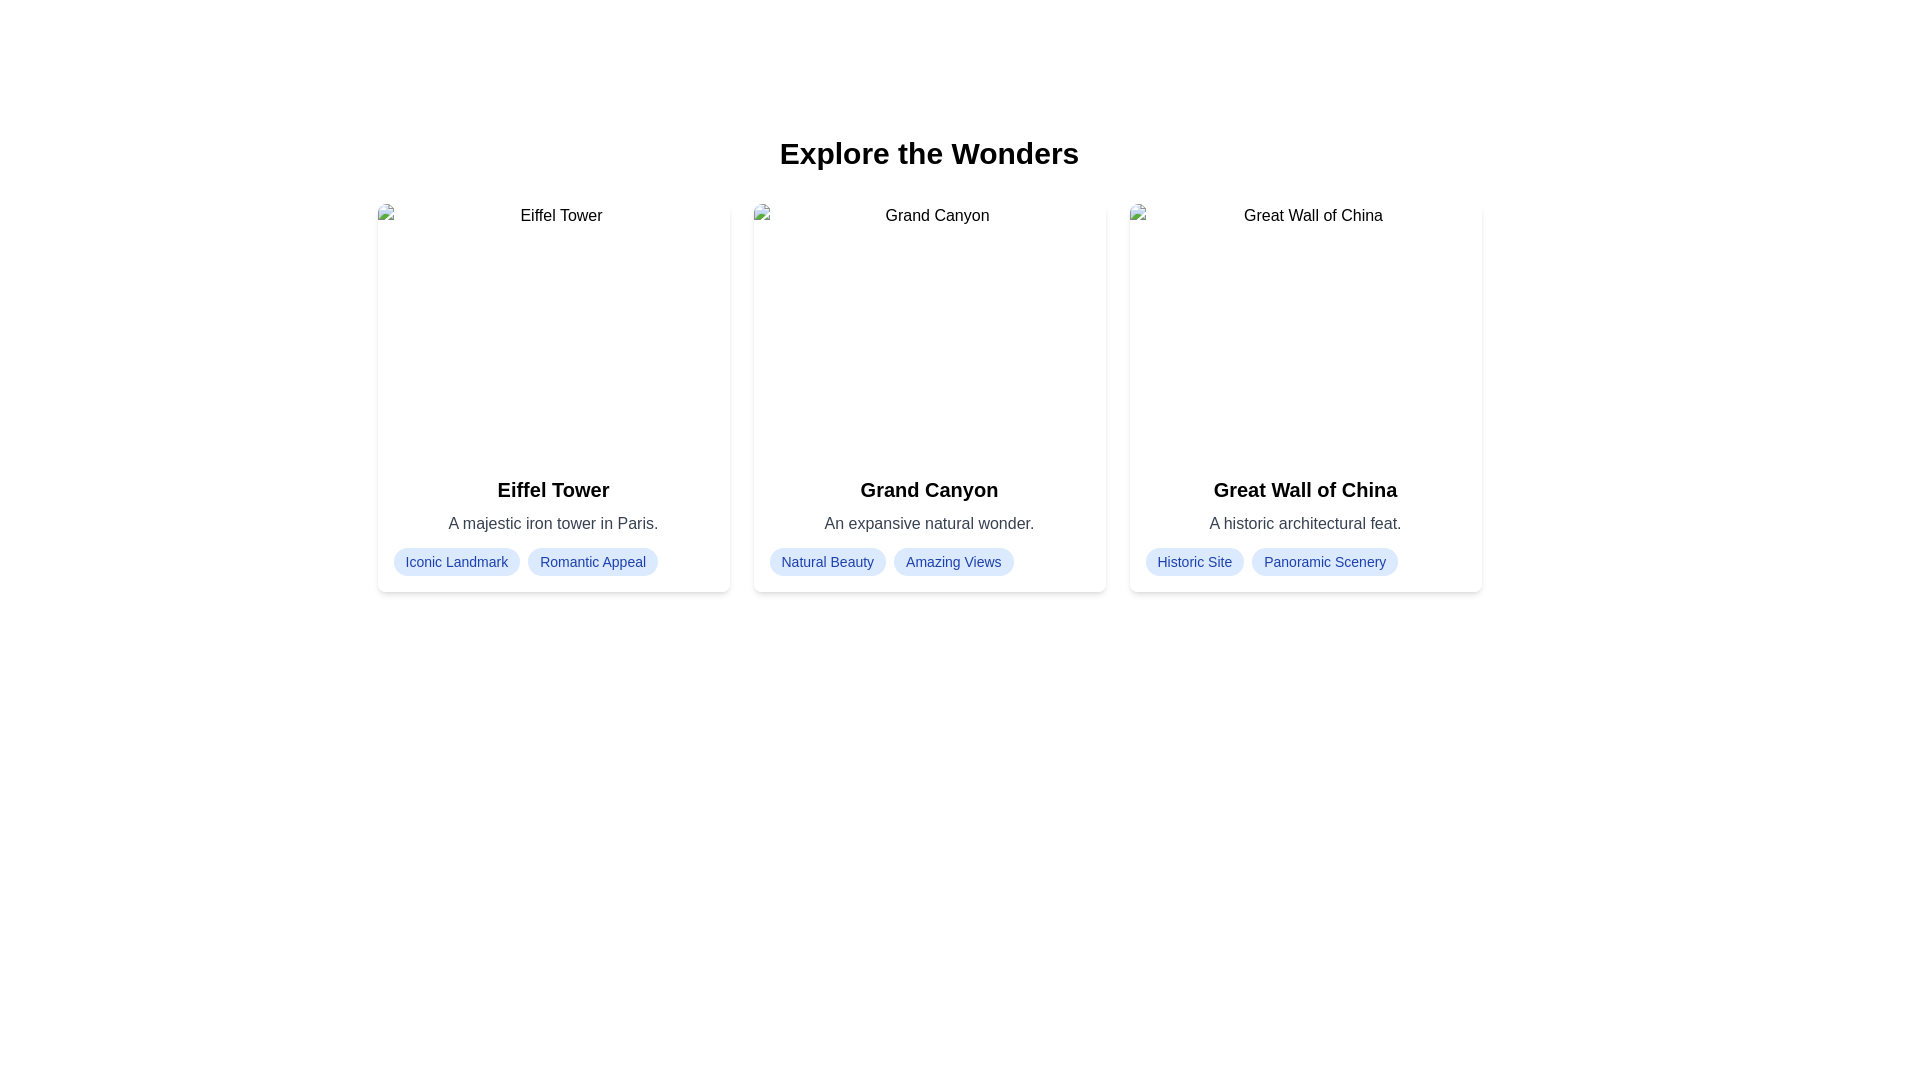  I want to click on the first pill-shaped blue badge with the text 'Historic Site' located at the bottom of the card titled 'Great Wall of China', so click(1194, 562).